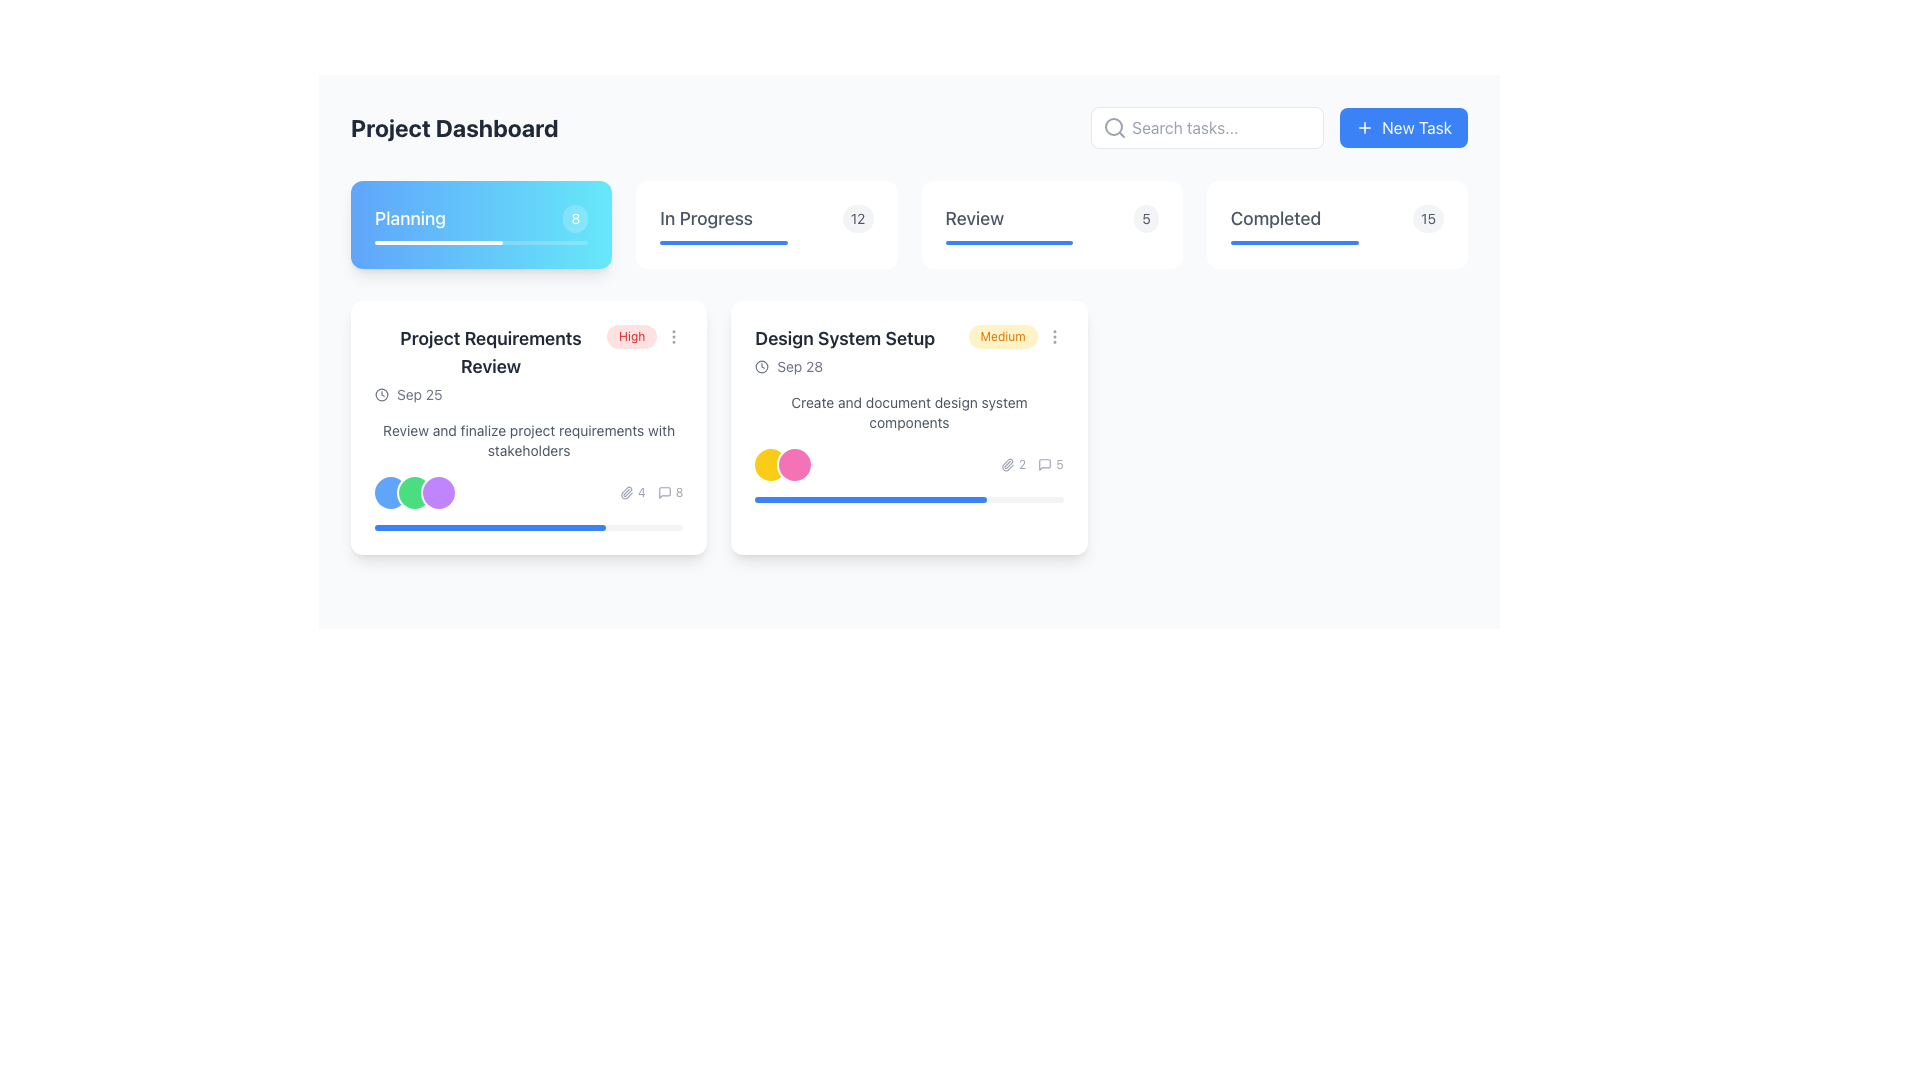 The height and width of the screenshot is (1080, 1920). Describe the element at coordinates (641, 493) in the screenshot. I see `text displayed in the numeric indicator Text label located in the lower-right portion of the 'Project Requirements Review' card` at that location.